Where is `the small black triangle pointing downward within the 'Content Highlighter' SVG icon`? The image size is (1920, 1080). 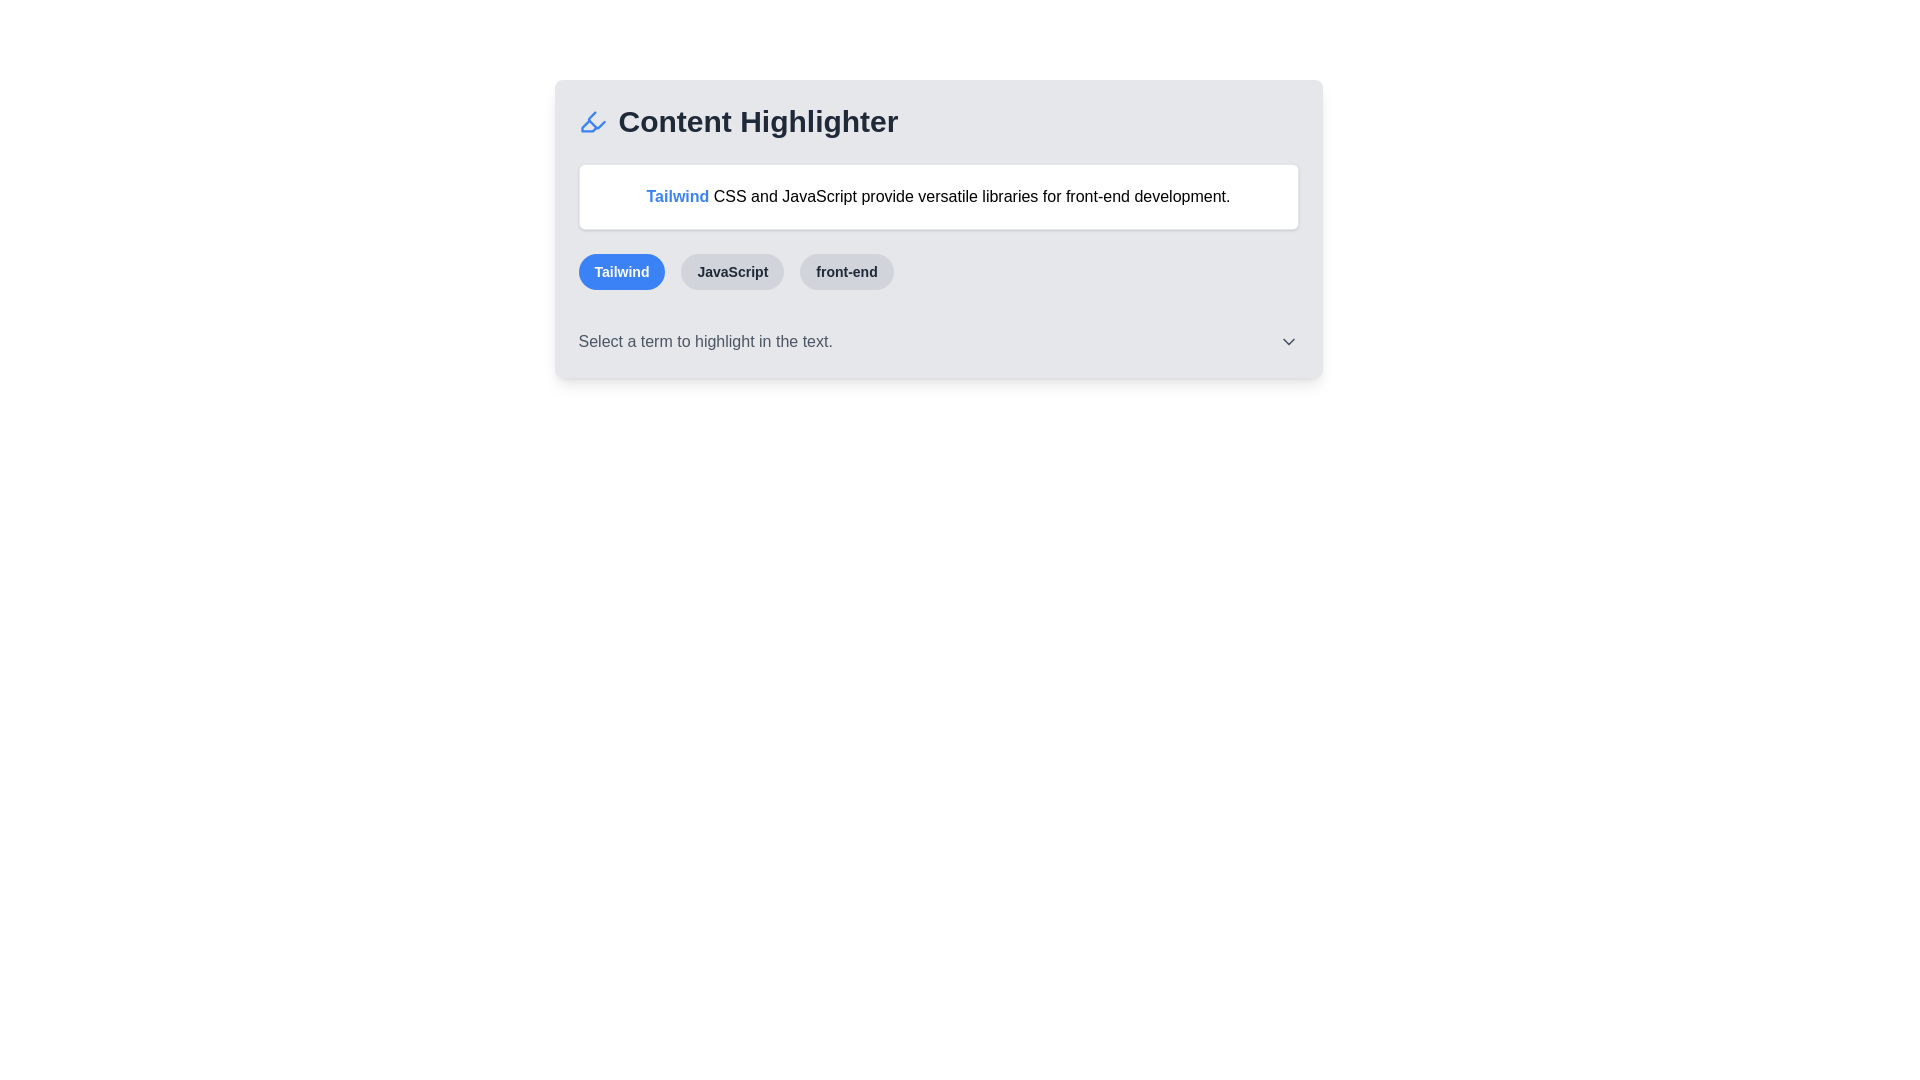 the small black triangle pointing downward within the 'Content Highlighter' SVG icon is located at coordinates (588, 126).